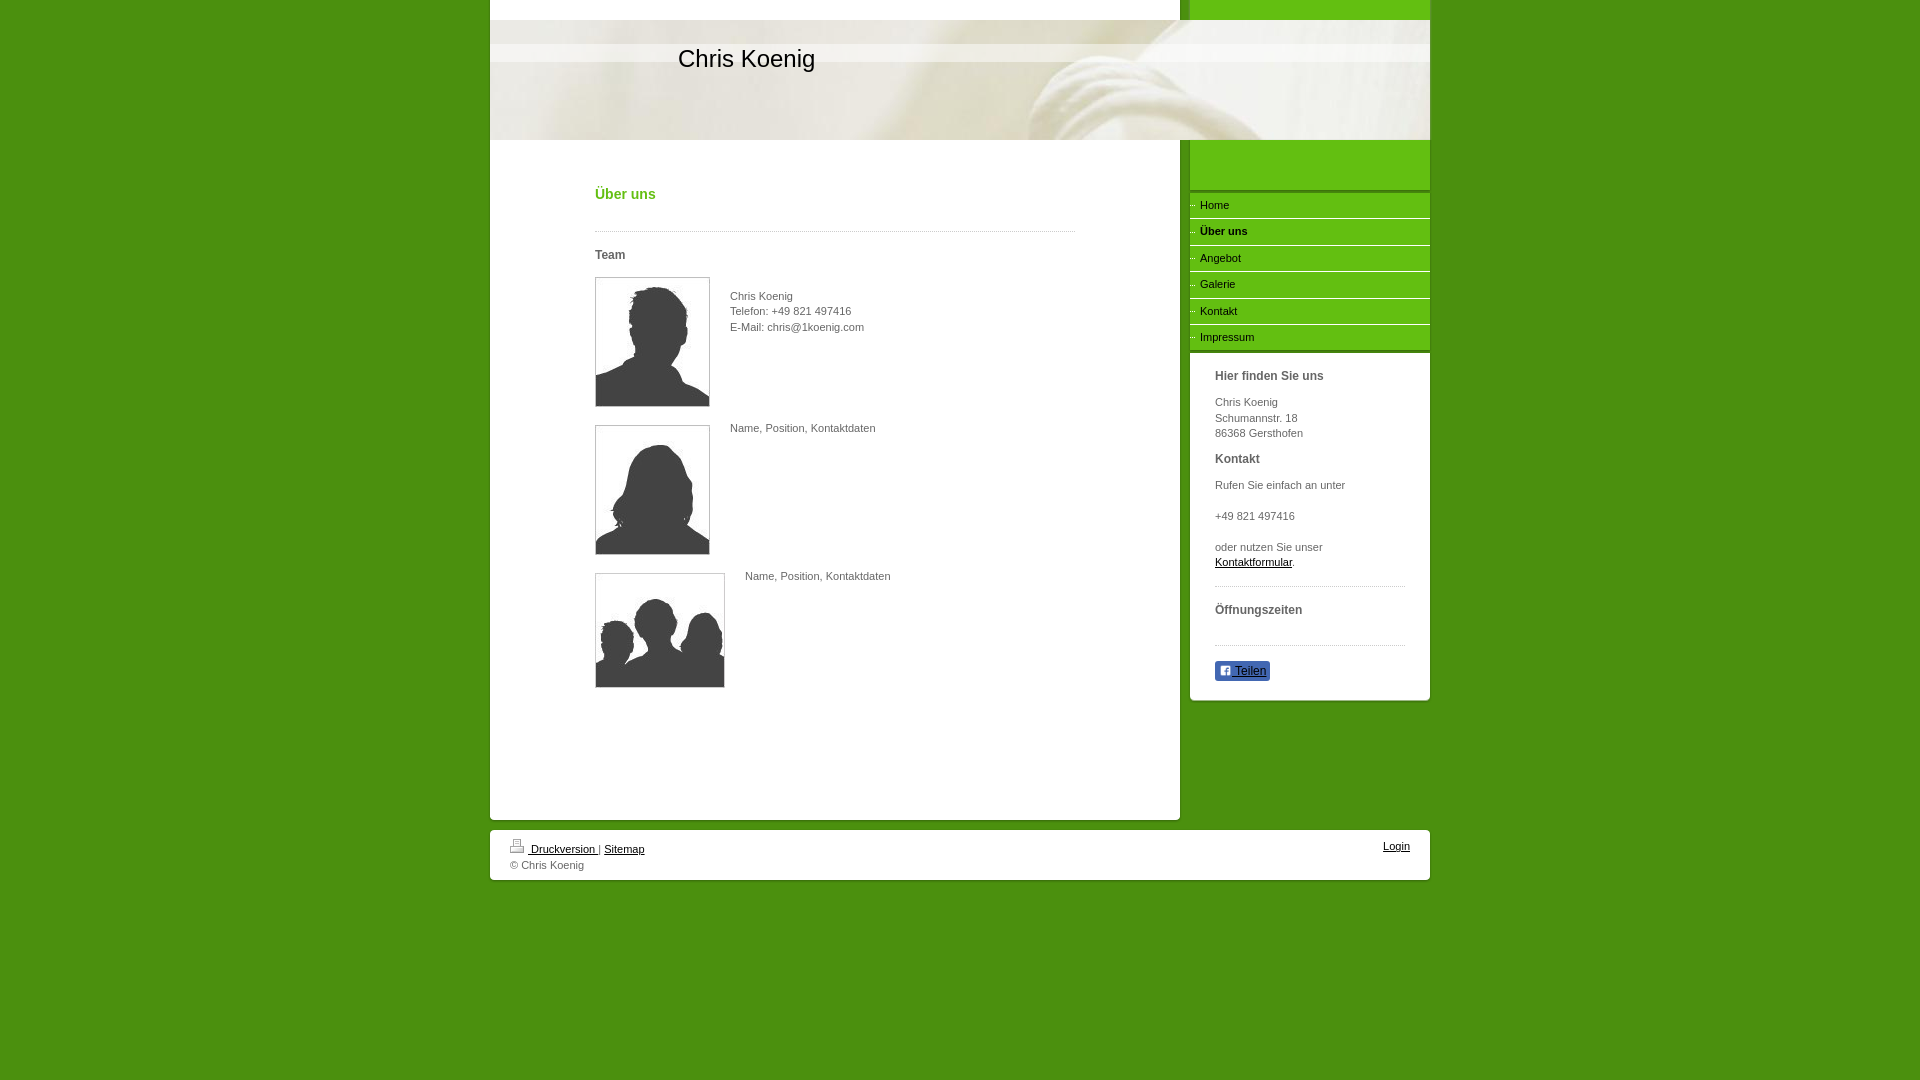 The width and height of the screenshot is (1920, 1080). Describe the element at coordinates (1310, 205) in the screenshot. I see `'Home'` at that location.